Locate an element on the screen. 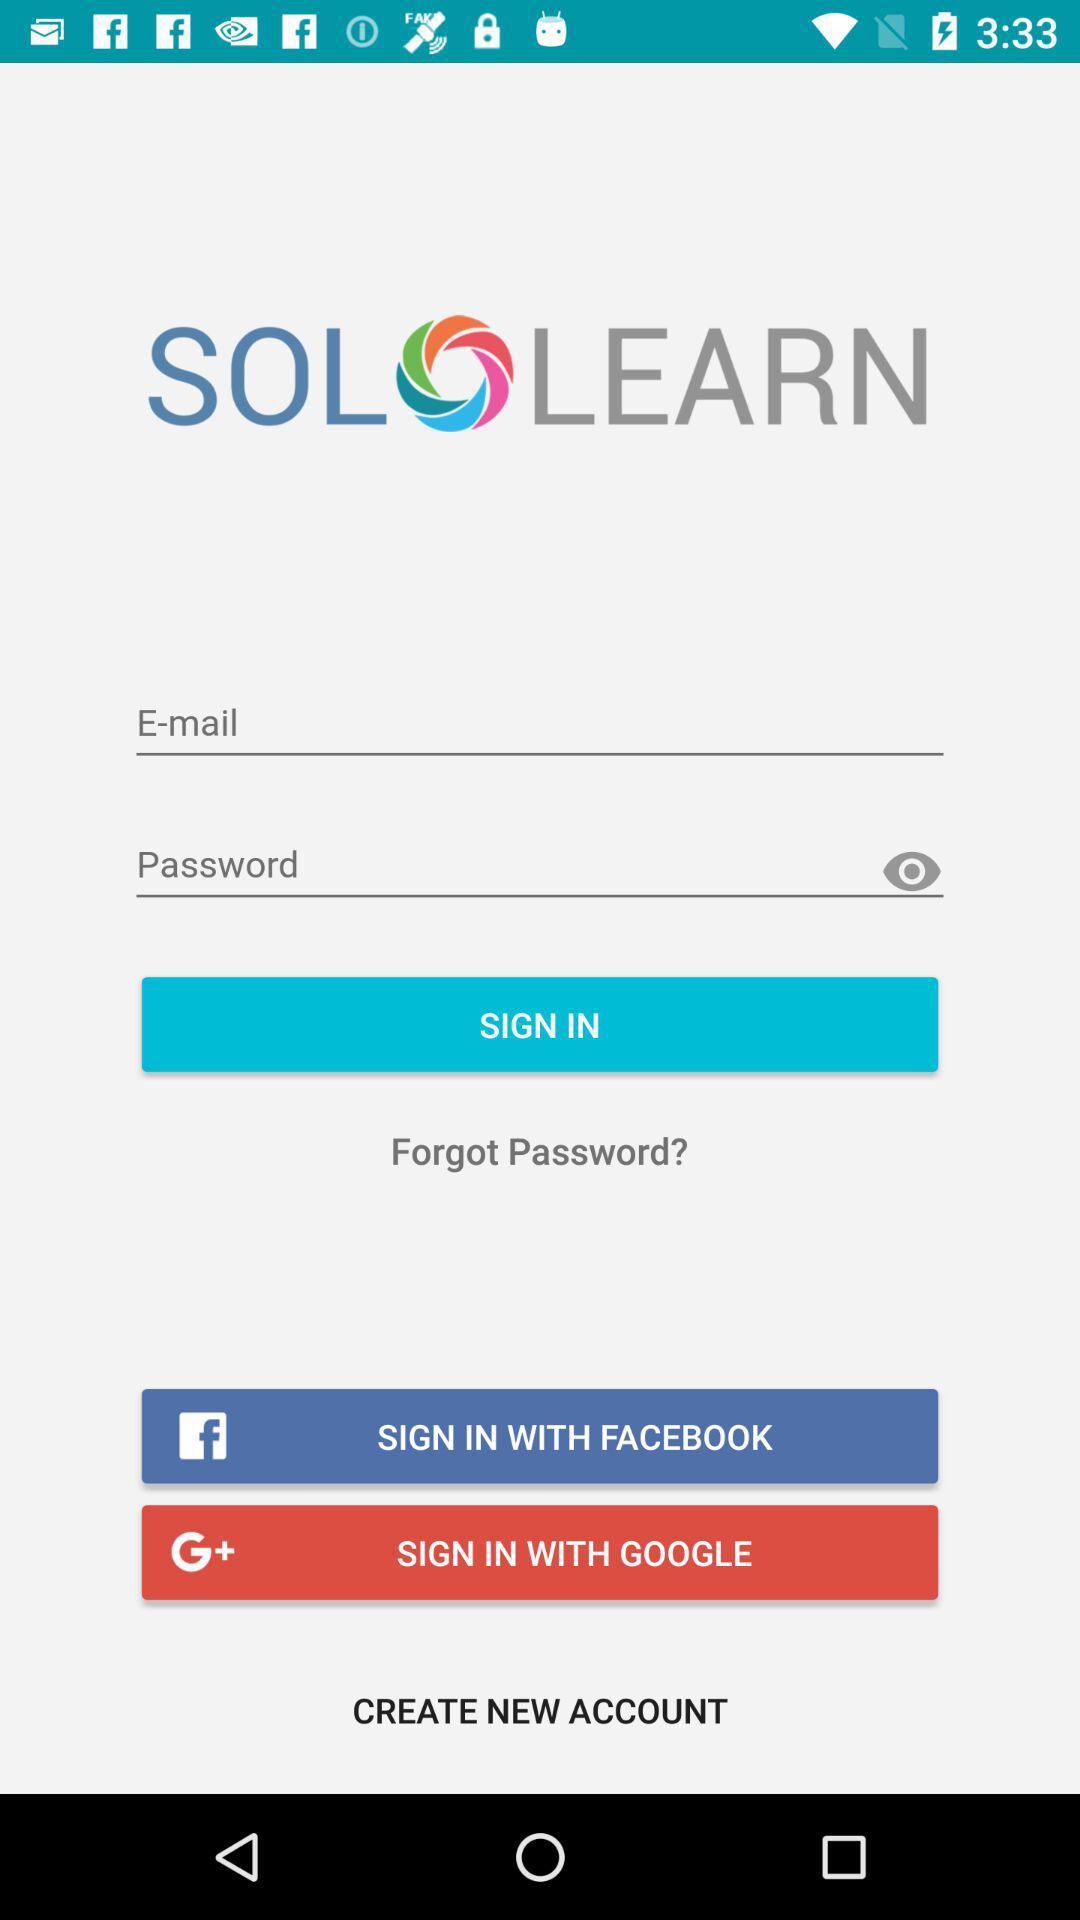 This screenshot has width=1080, height=1920. place for enter email id is located at coordinates (540, 723).